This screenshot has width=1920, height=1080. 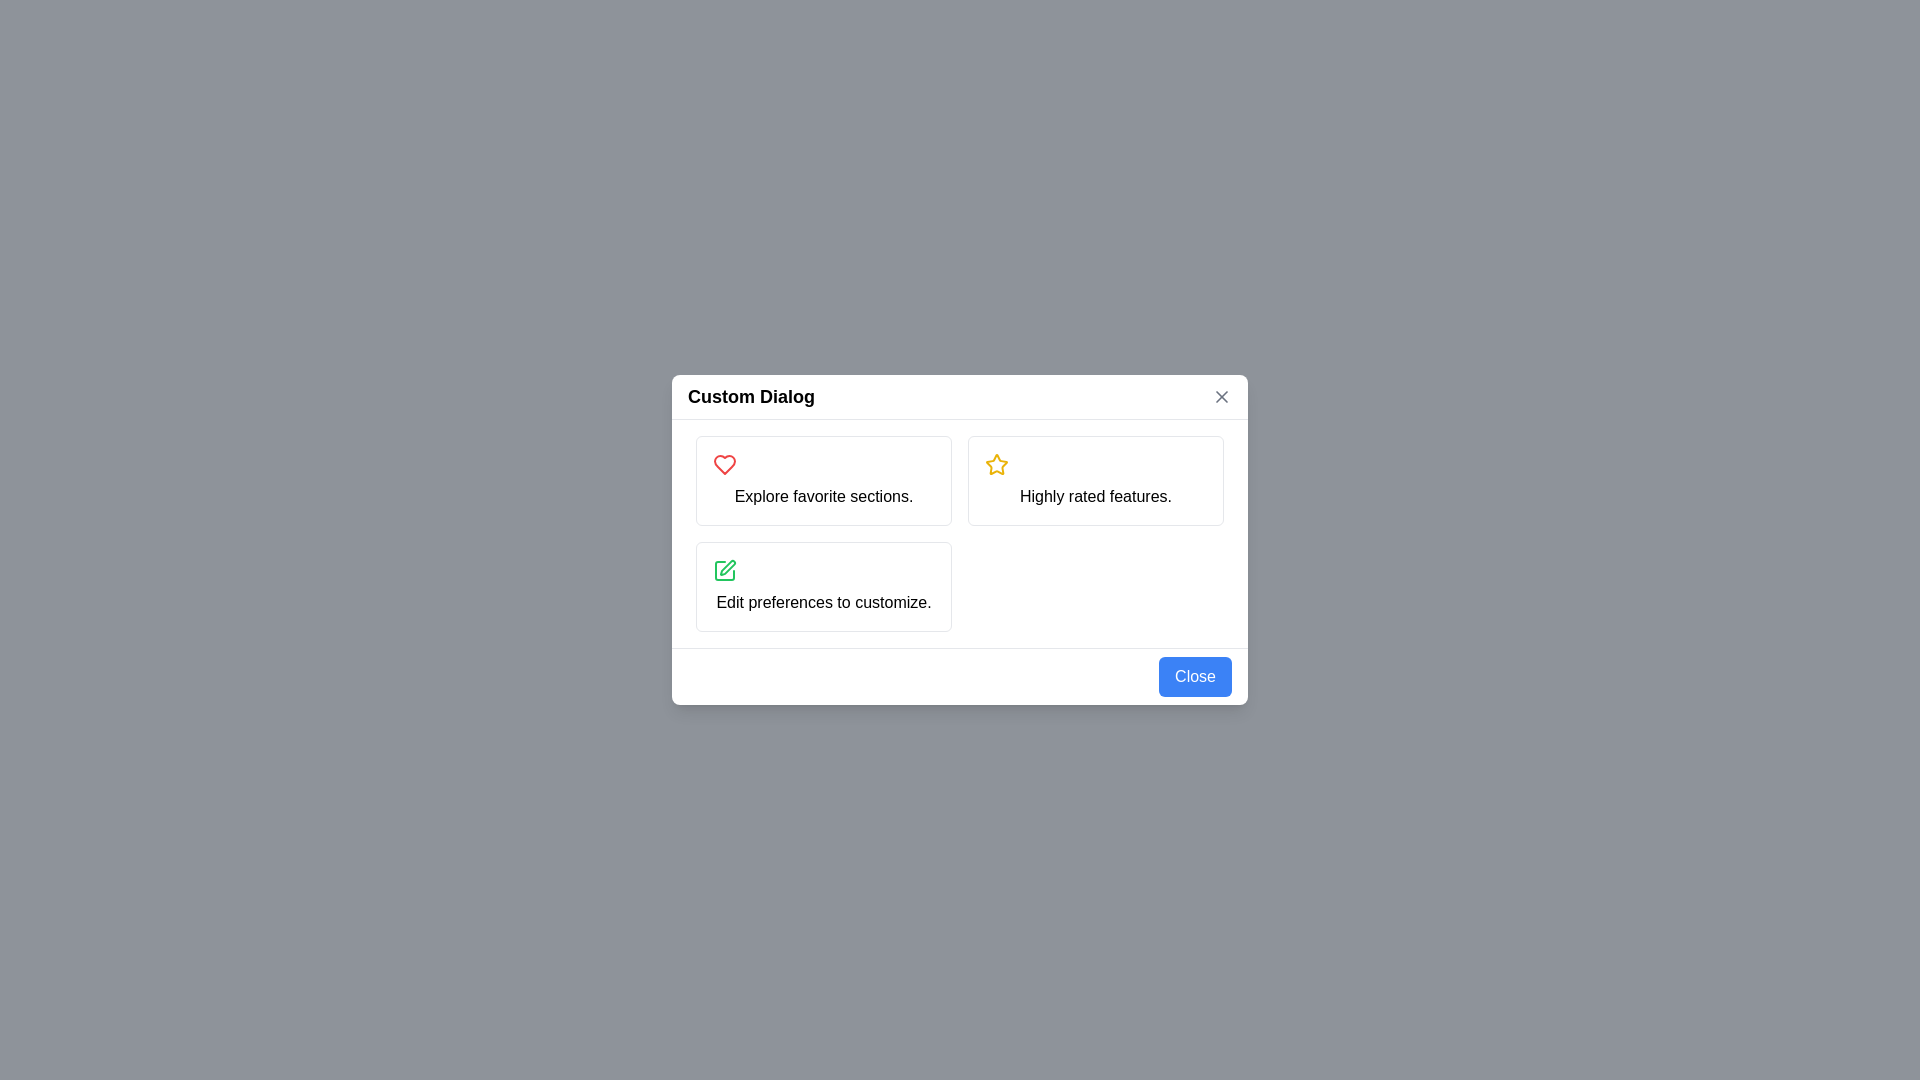 I want to click on or select the informational card located in the Custom Dialog window, positioned at the top left of a 2x2 grid layout, so click(x=824, y=481).